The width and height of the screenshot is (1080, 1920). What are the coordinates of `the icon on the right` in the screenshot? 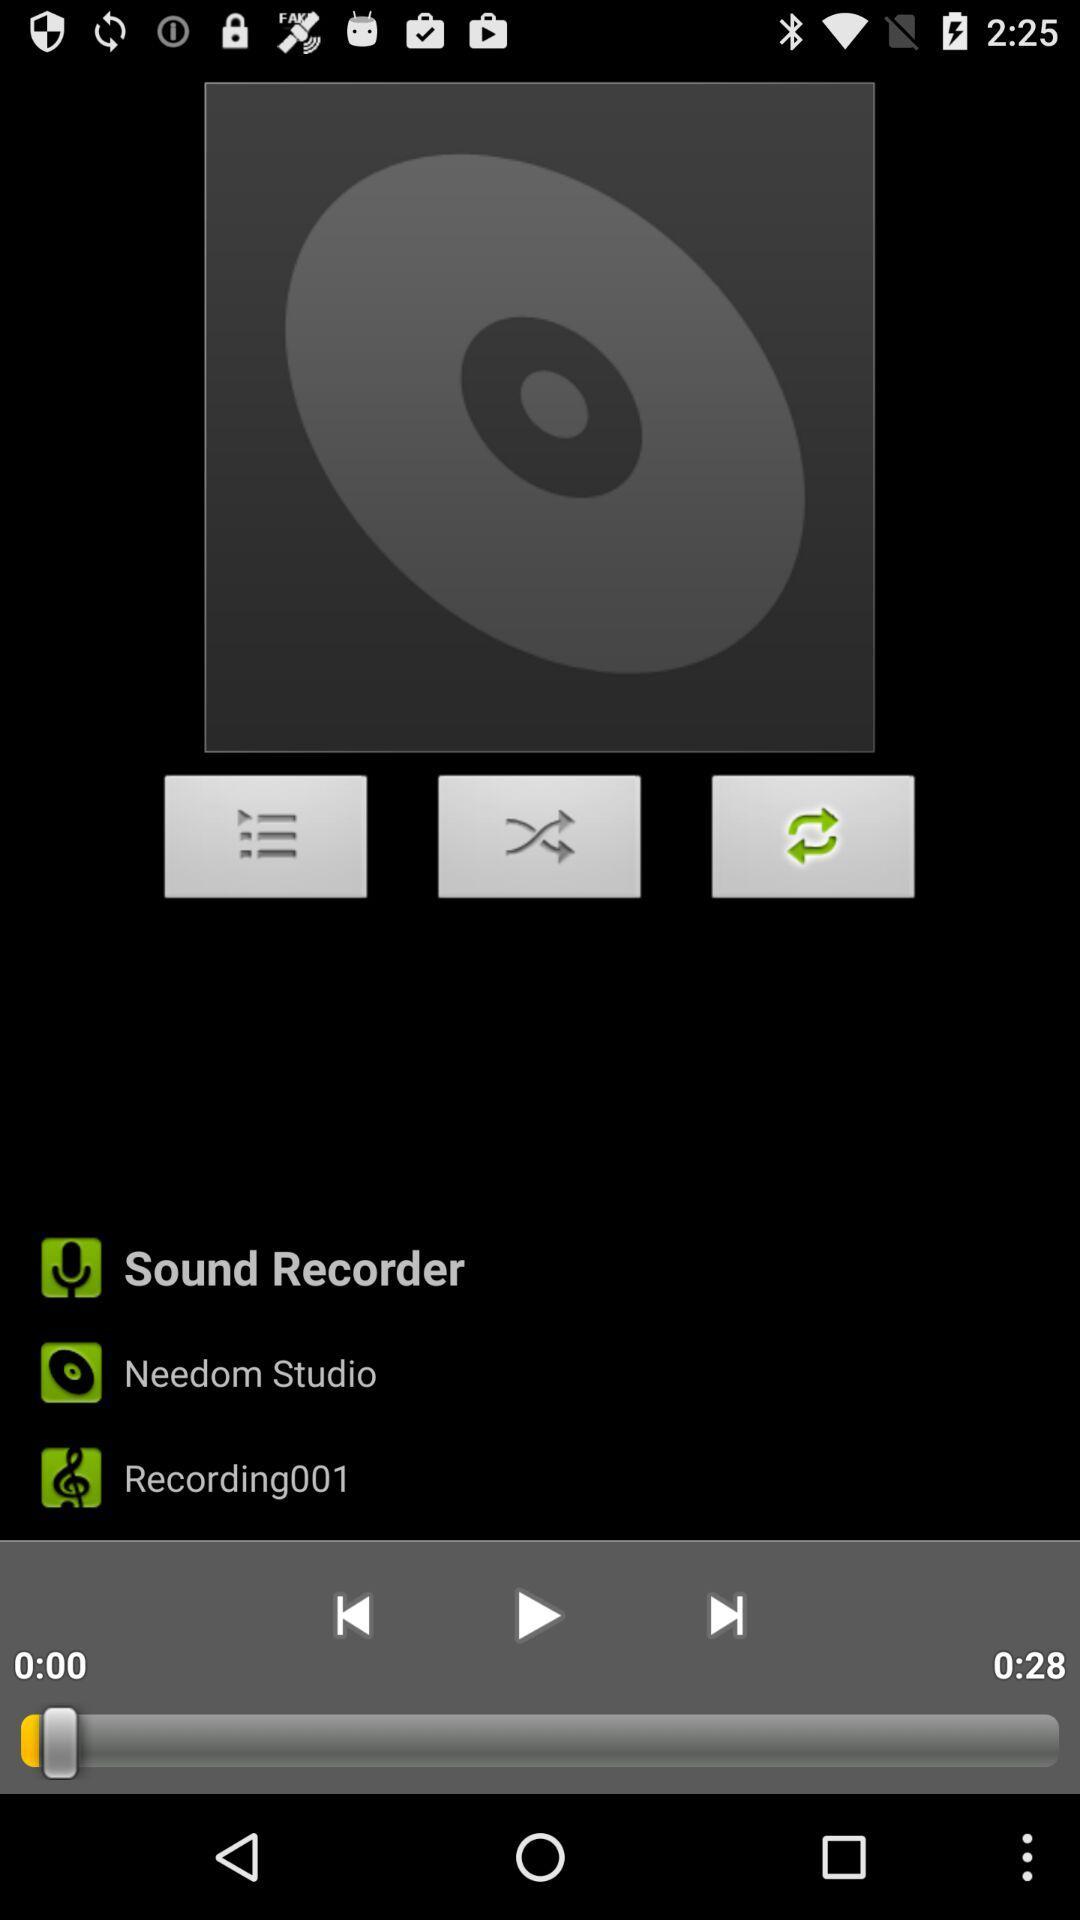 It's located at (813, 842).